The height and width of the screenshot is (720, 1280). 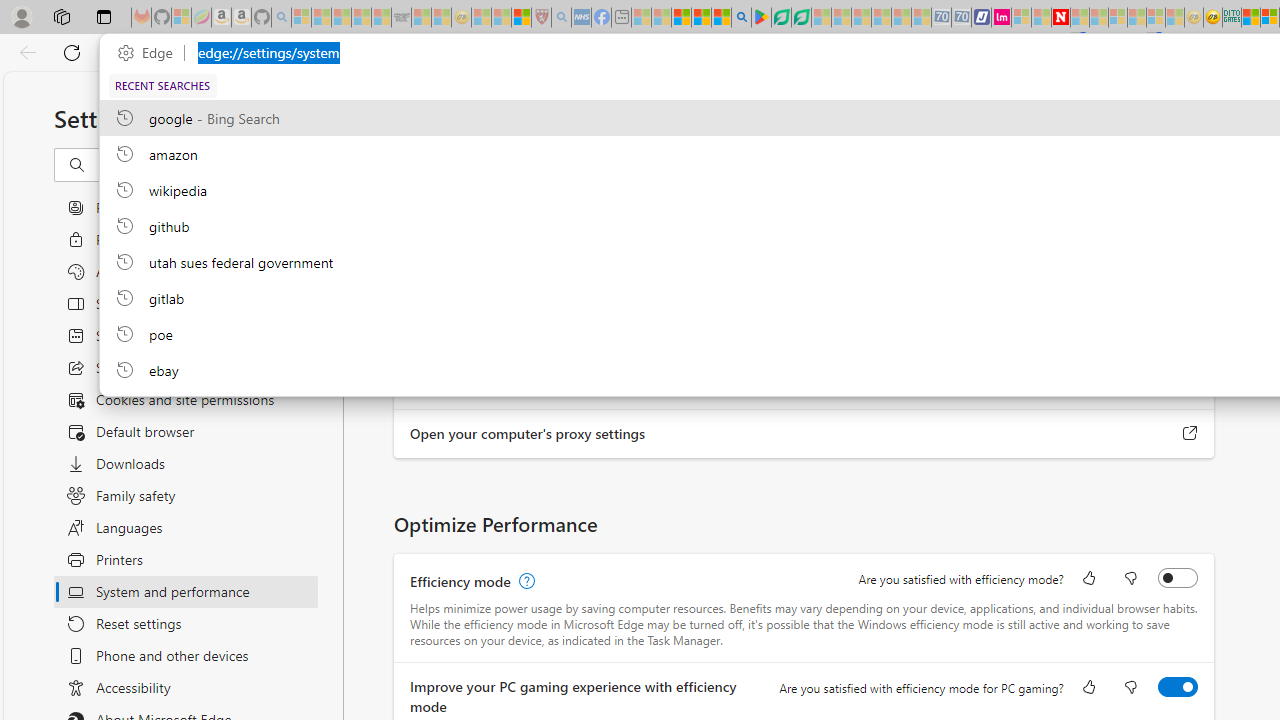 I want to click on 'Efficiency mode', so click(x=1178, y=578).